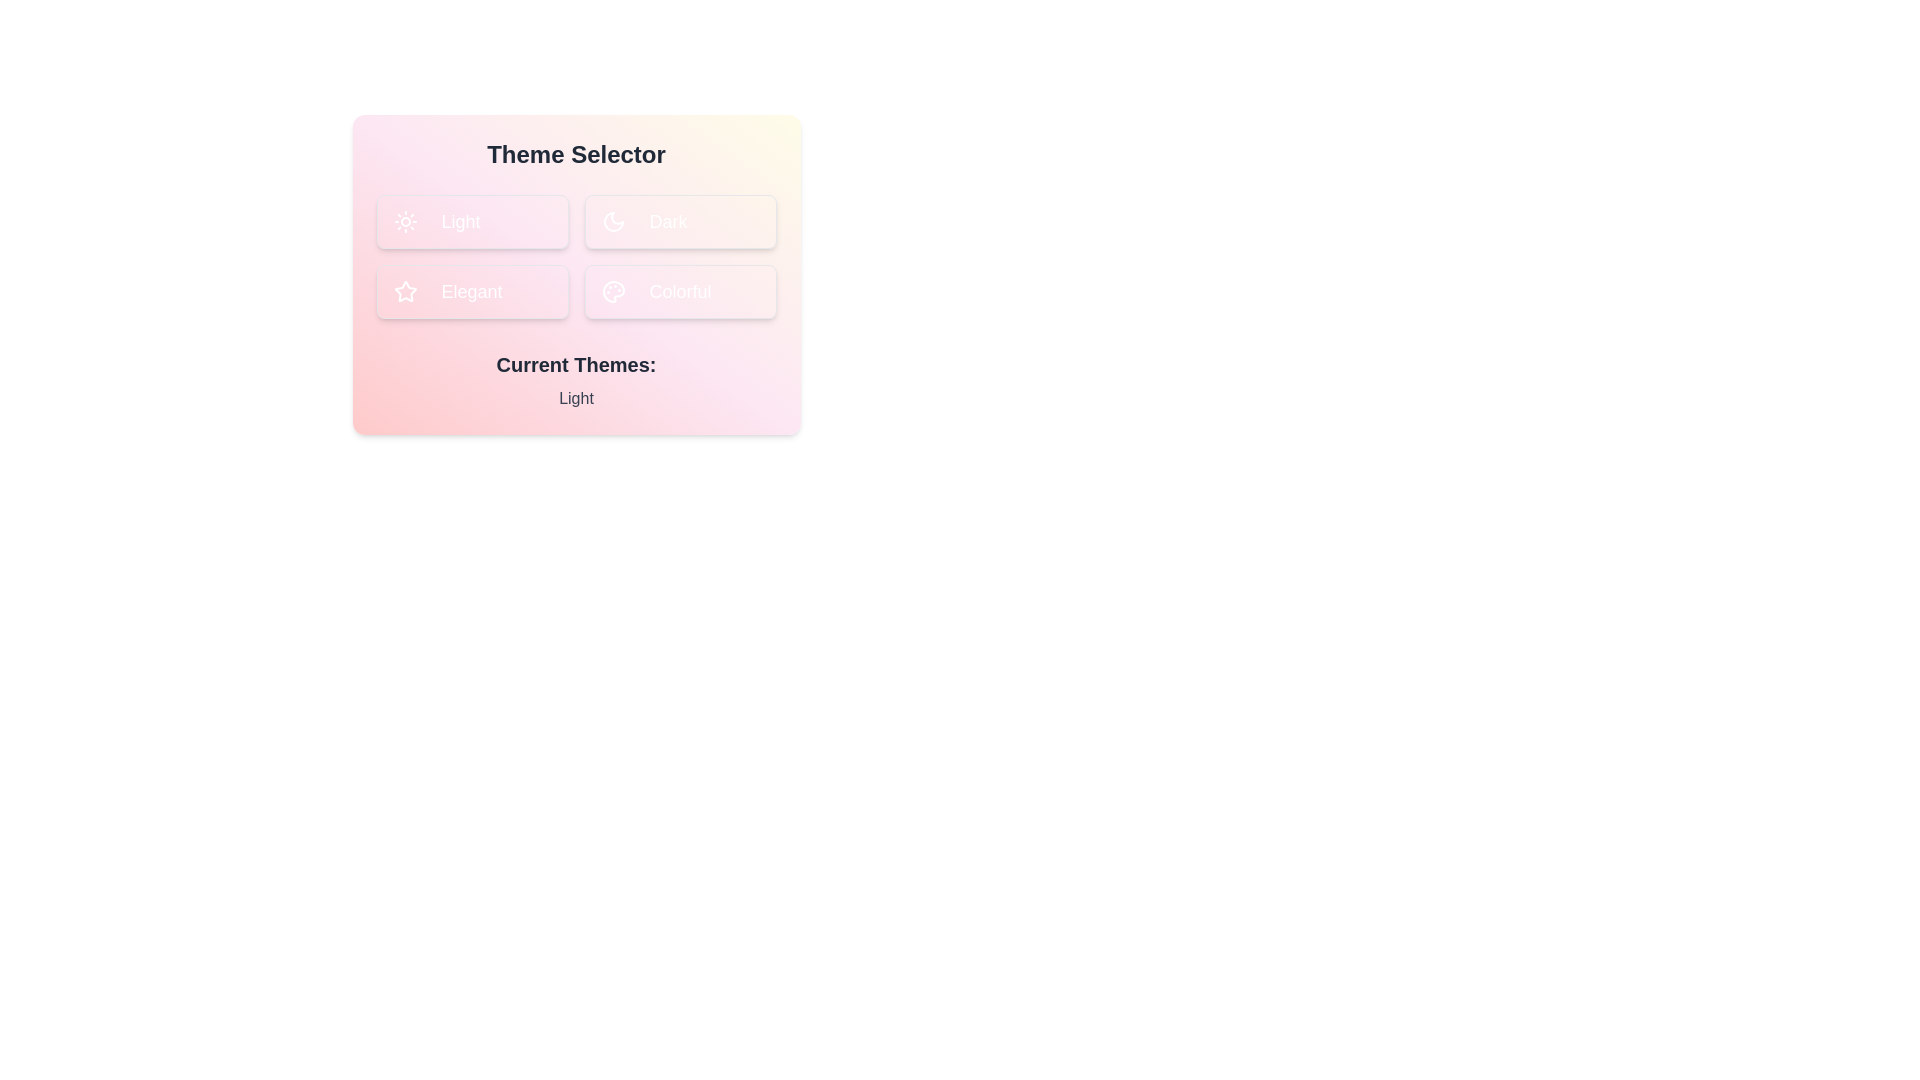  What do you see at coordinates (575, 381) in the screenshot?
I see `the text display element that shows the current theme, which includes the header 'Current Themes:' and the word 'Light' below it` at bounding box center [575, 381].